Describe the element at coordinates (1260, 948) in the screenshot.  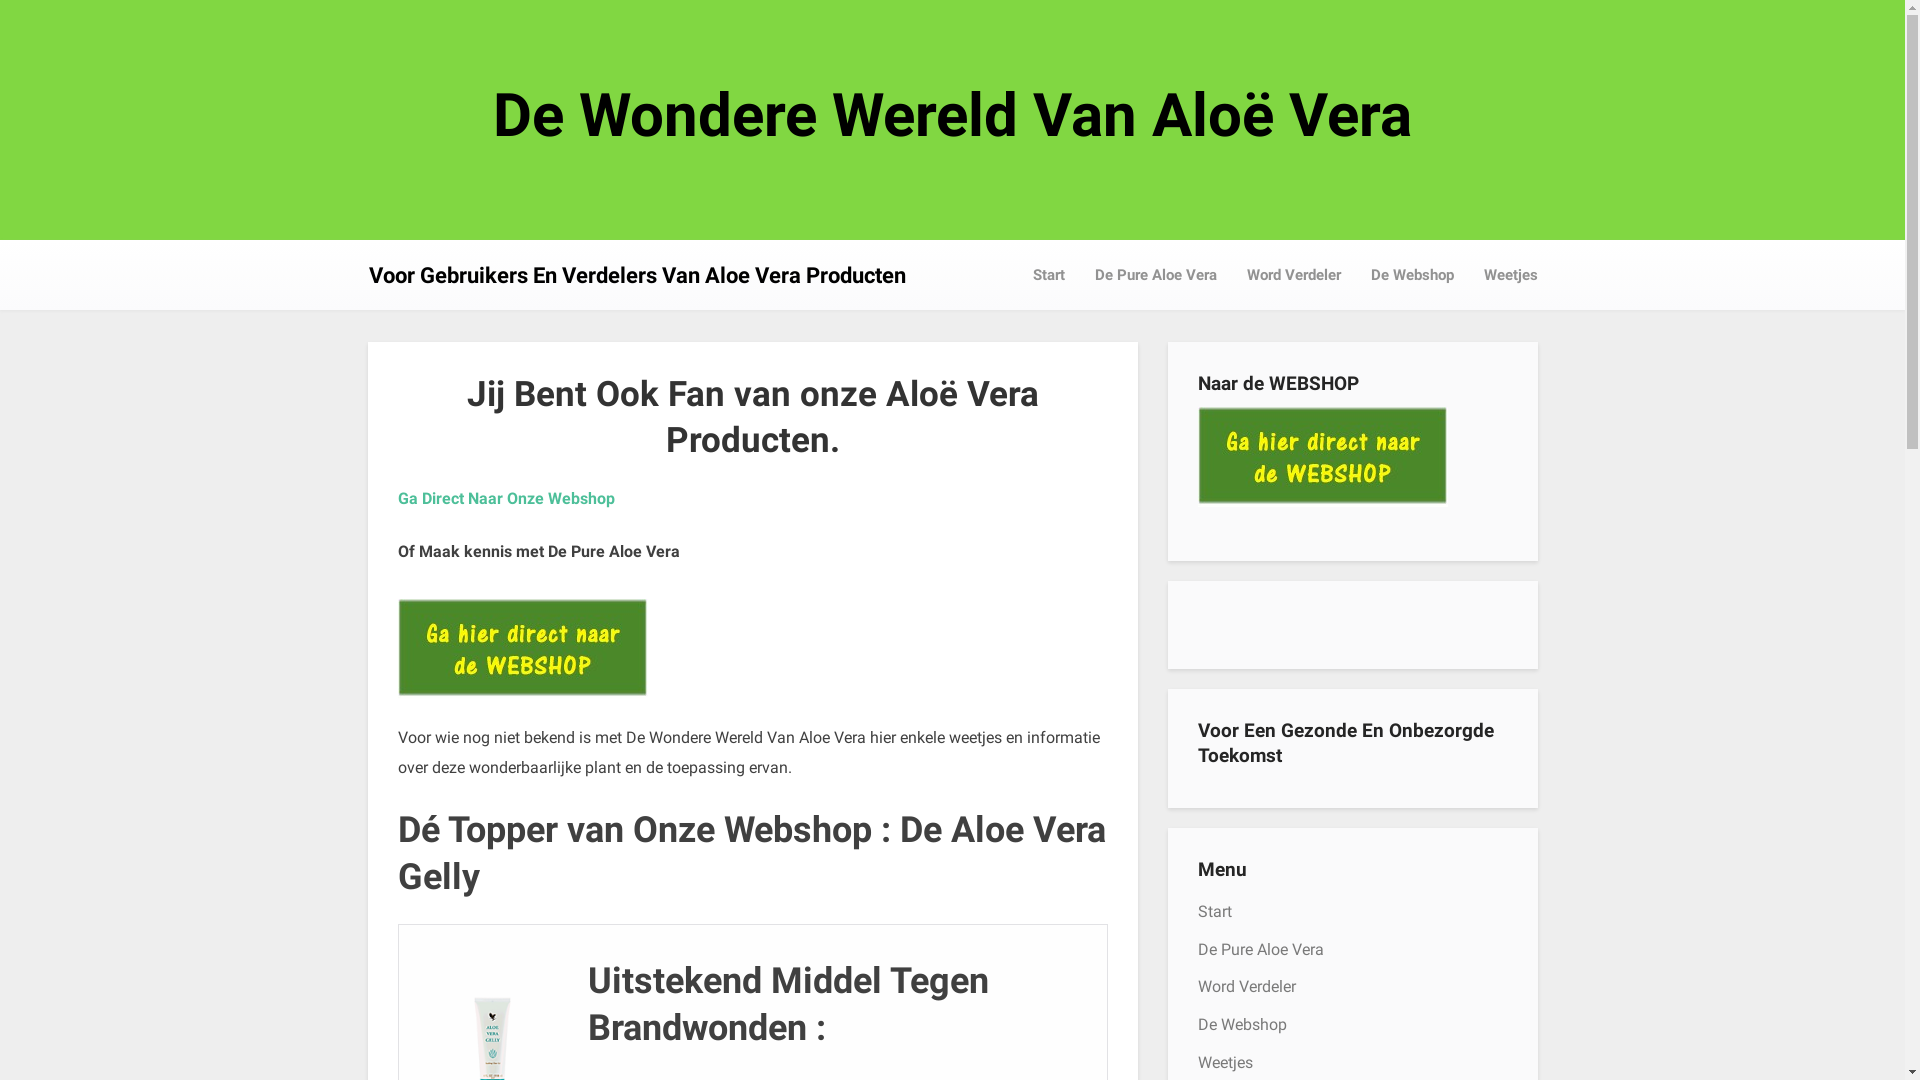
I see `'De Pure Aloe Vera'` at that location.